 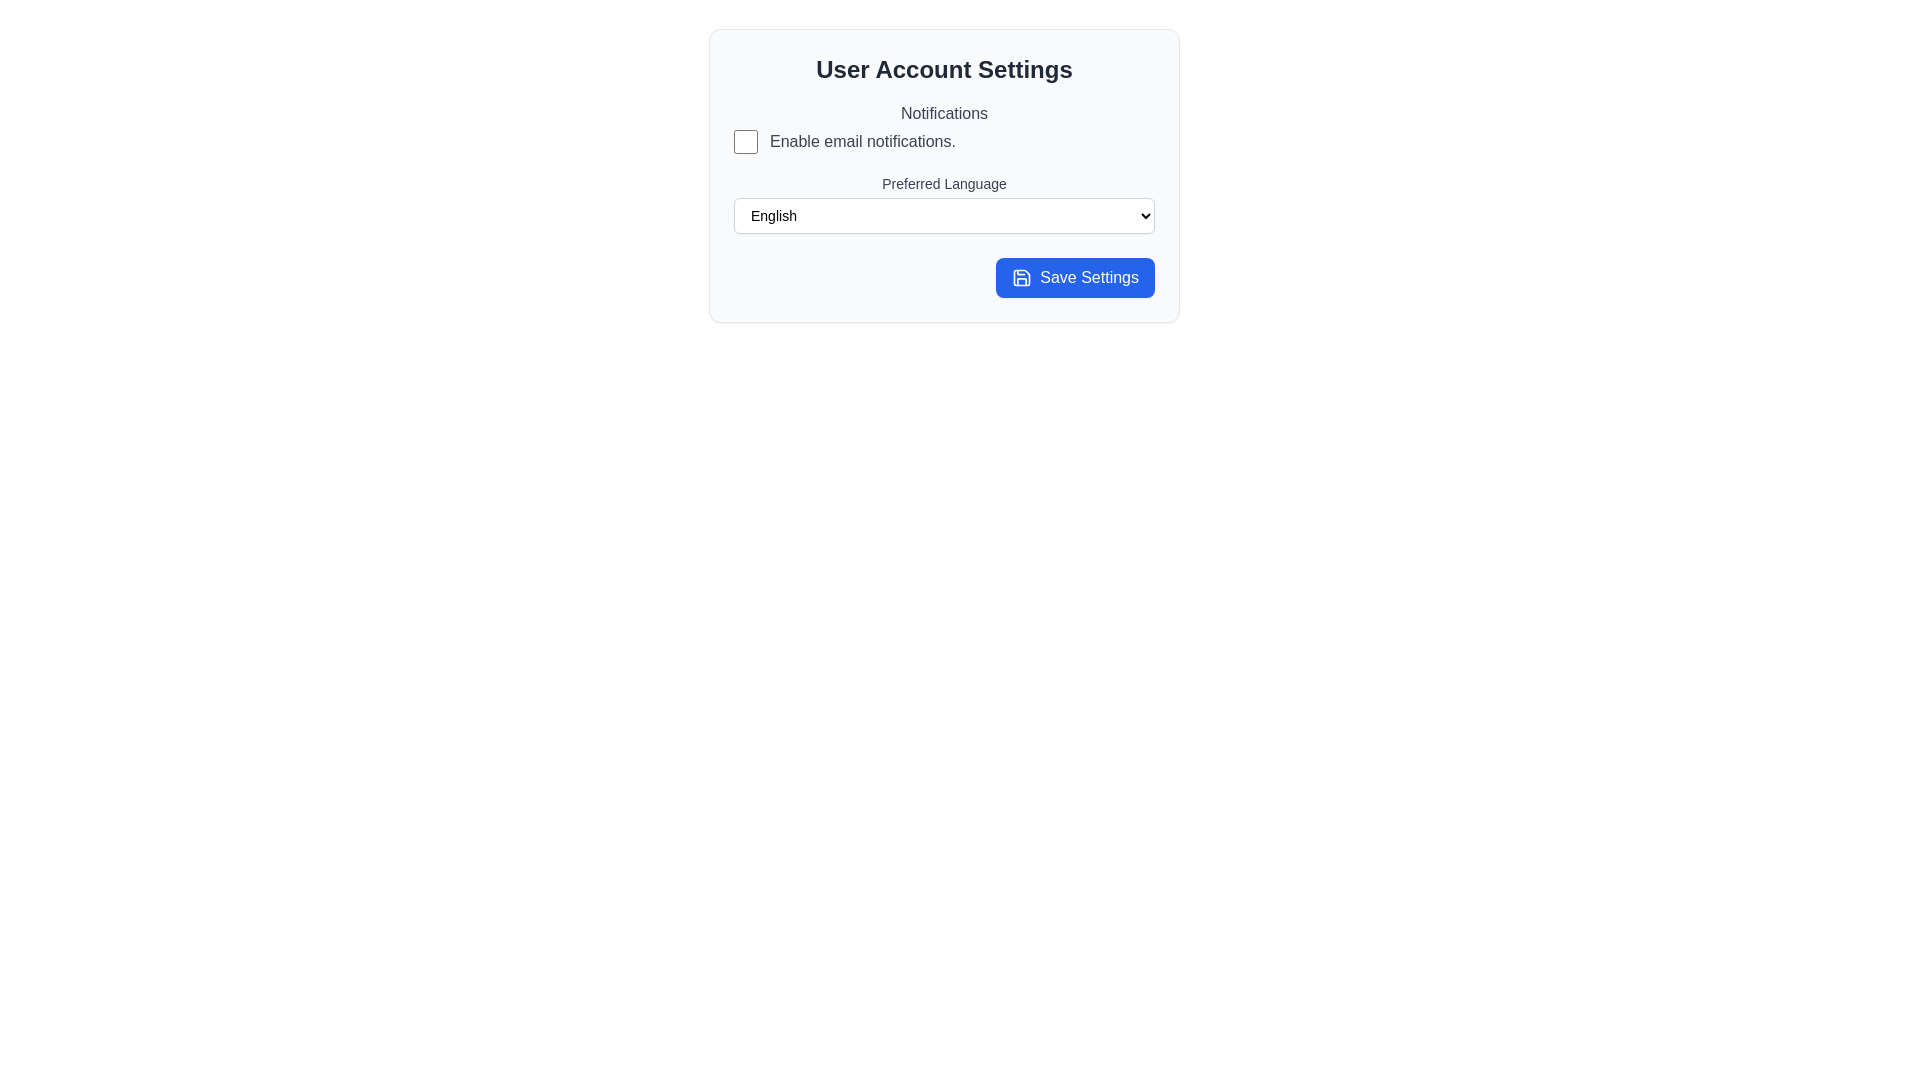 I want to click on the label associated with the checkbox for email notifications, so click(x=943, y=141).